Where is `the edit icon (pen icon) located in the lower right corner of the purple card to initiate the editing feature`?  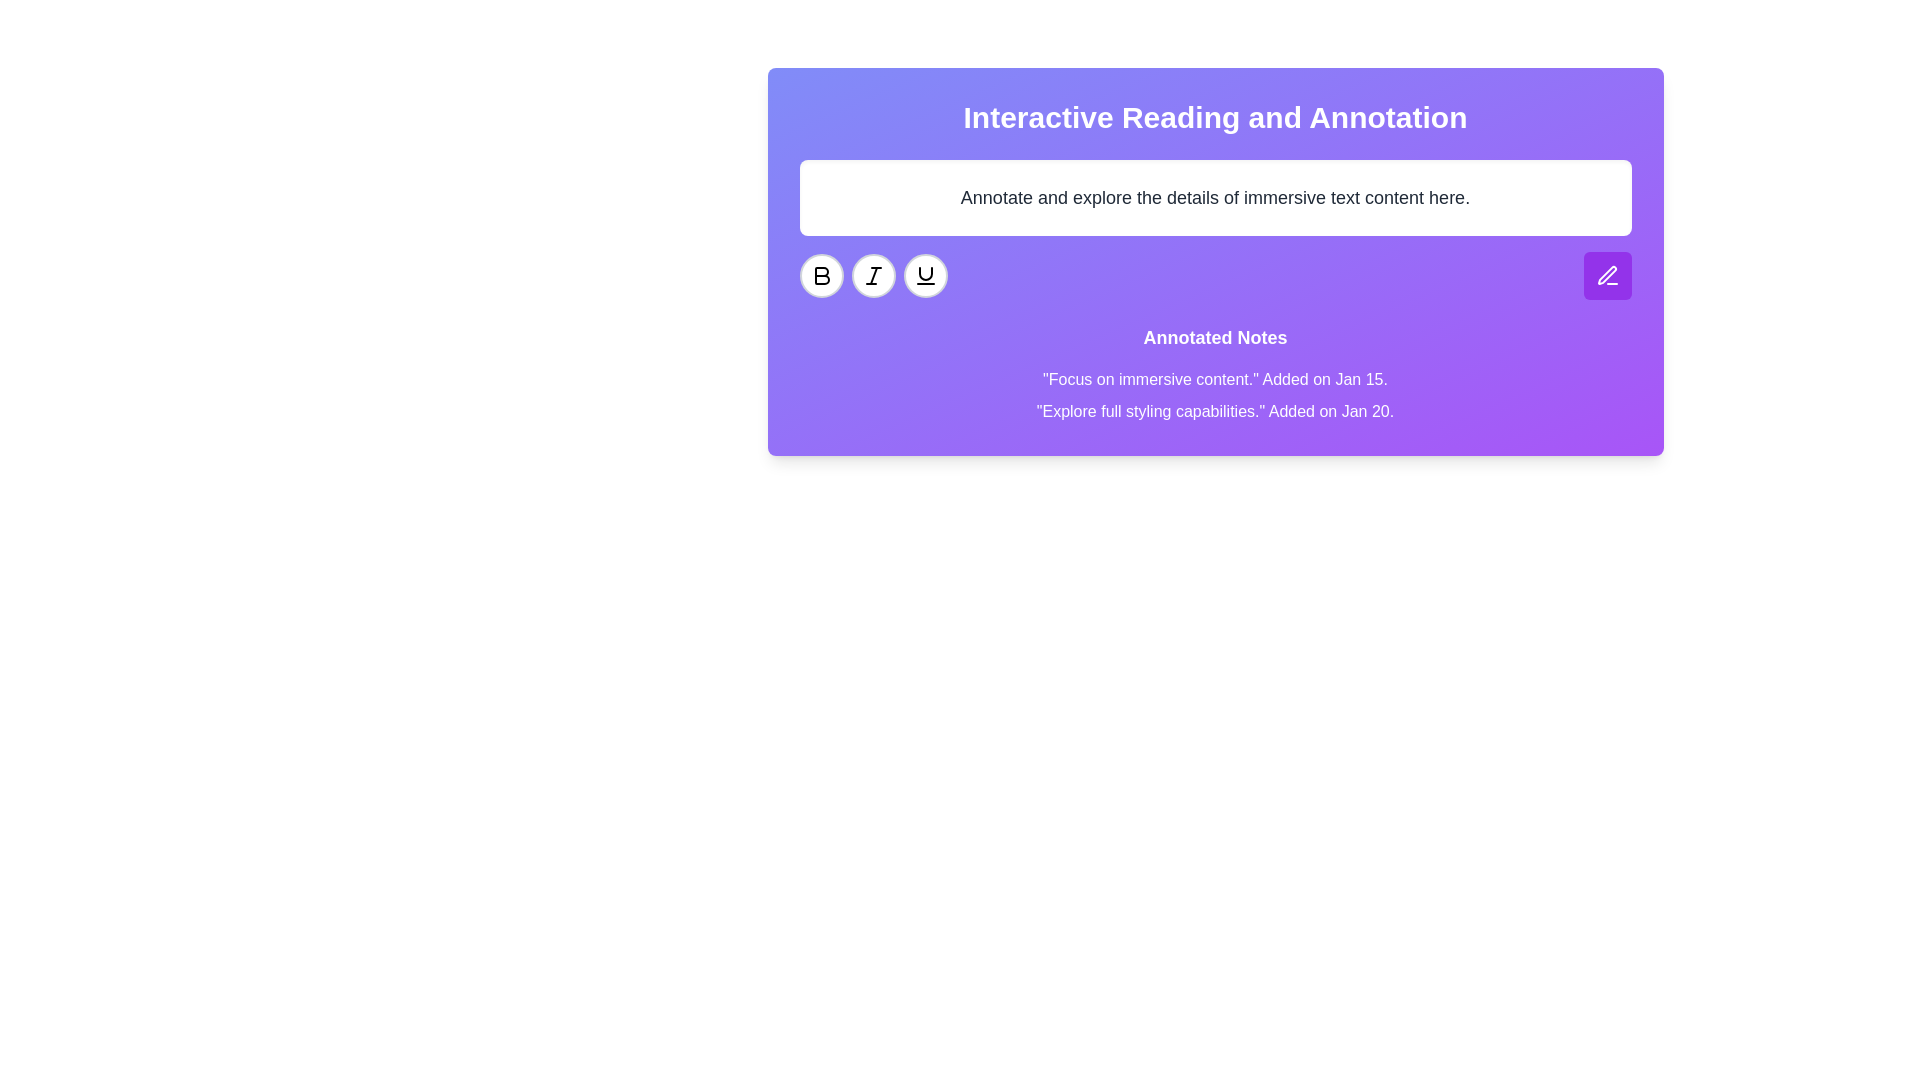 the edit icon (pen icon) located in the lower right corner of the purple card to initiate the editing feature is located at coordinates (1607, 275).